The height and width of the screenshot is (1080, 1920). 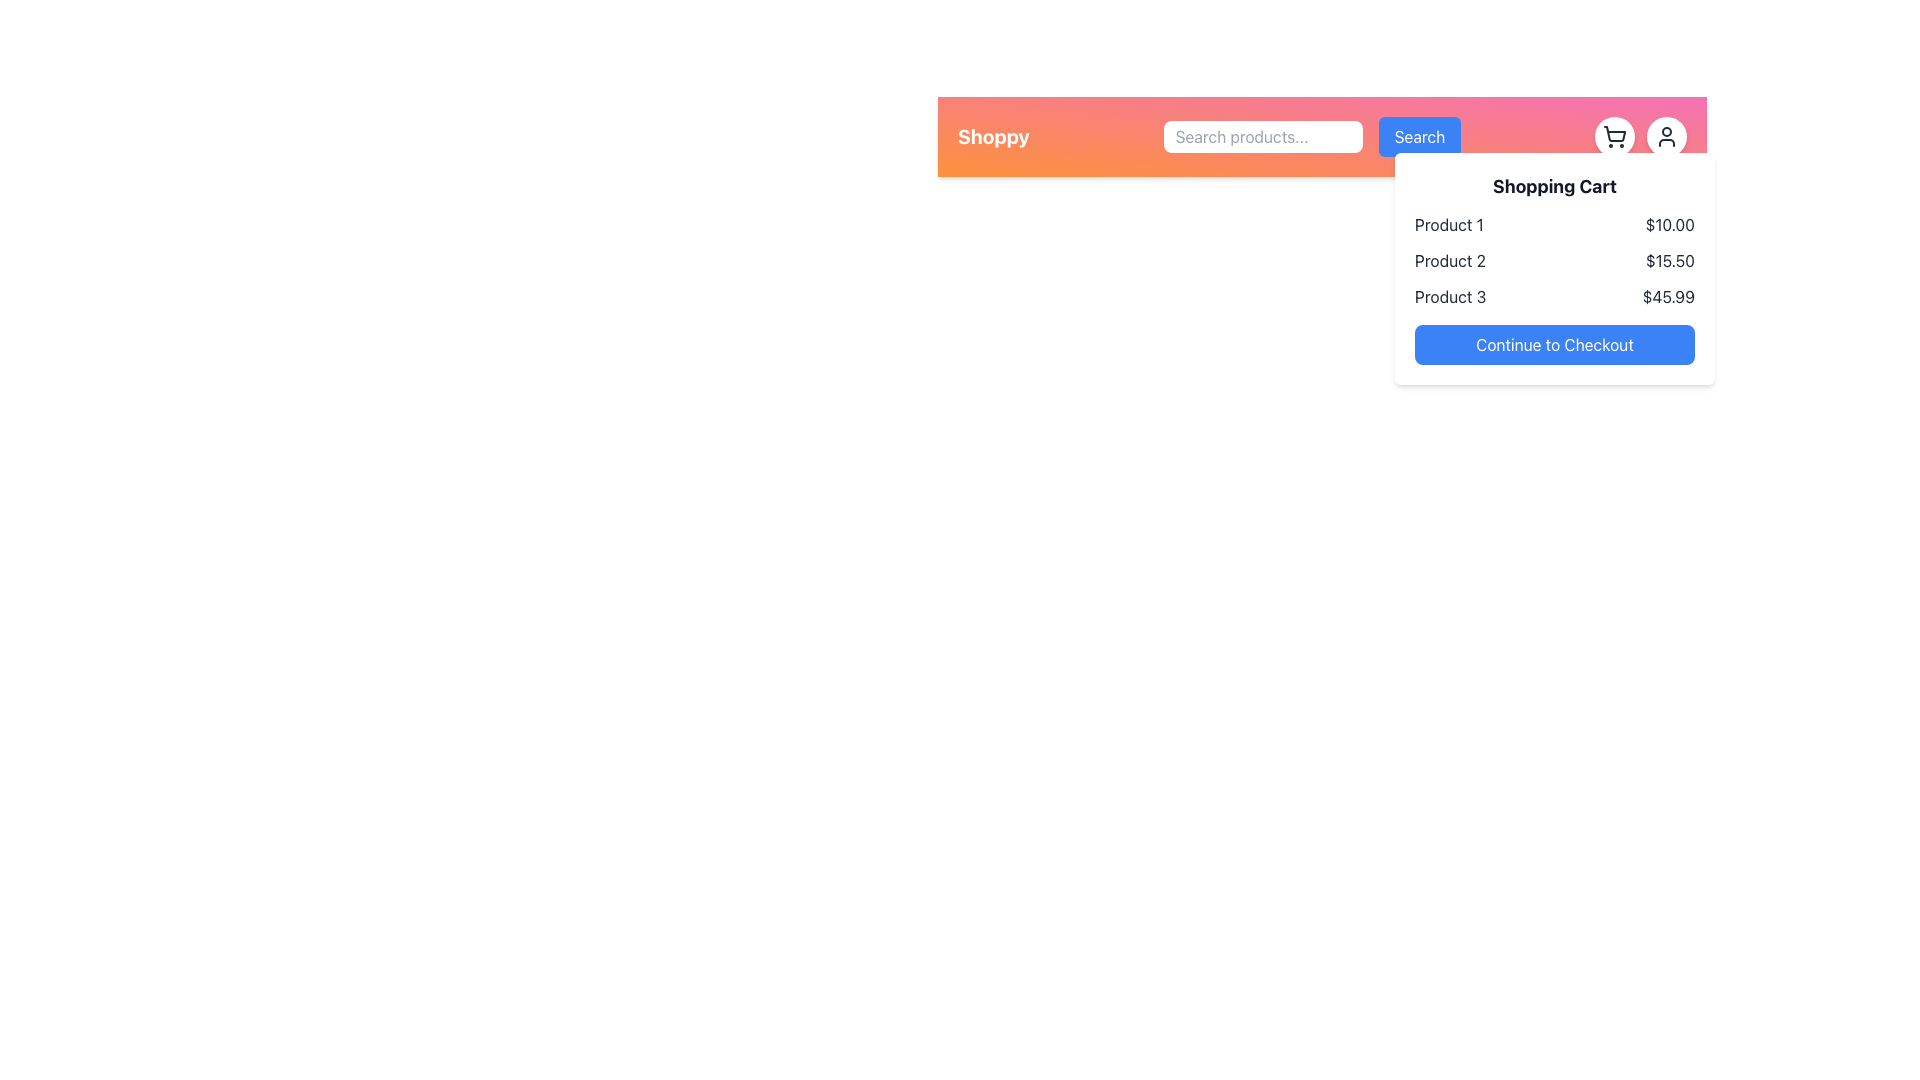 What do you see at coordinates (1614, 136) in the screenshot?
I see `the circular button with a white background and a dark gray shopping cart icon` at bounding box center [1614, 136].